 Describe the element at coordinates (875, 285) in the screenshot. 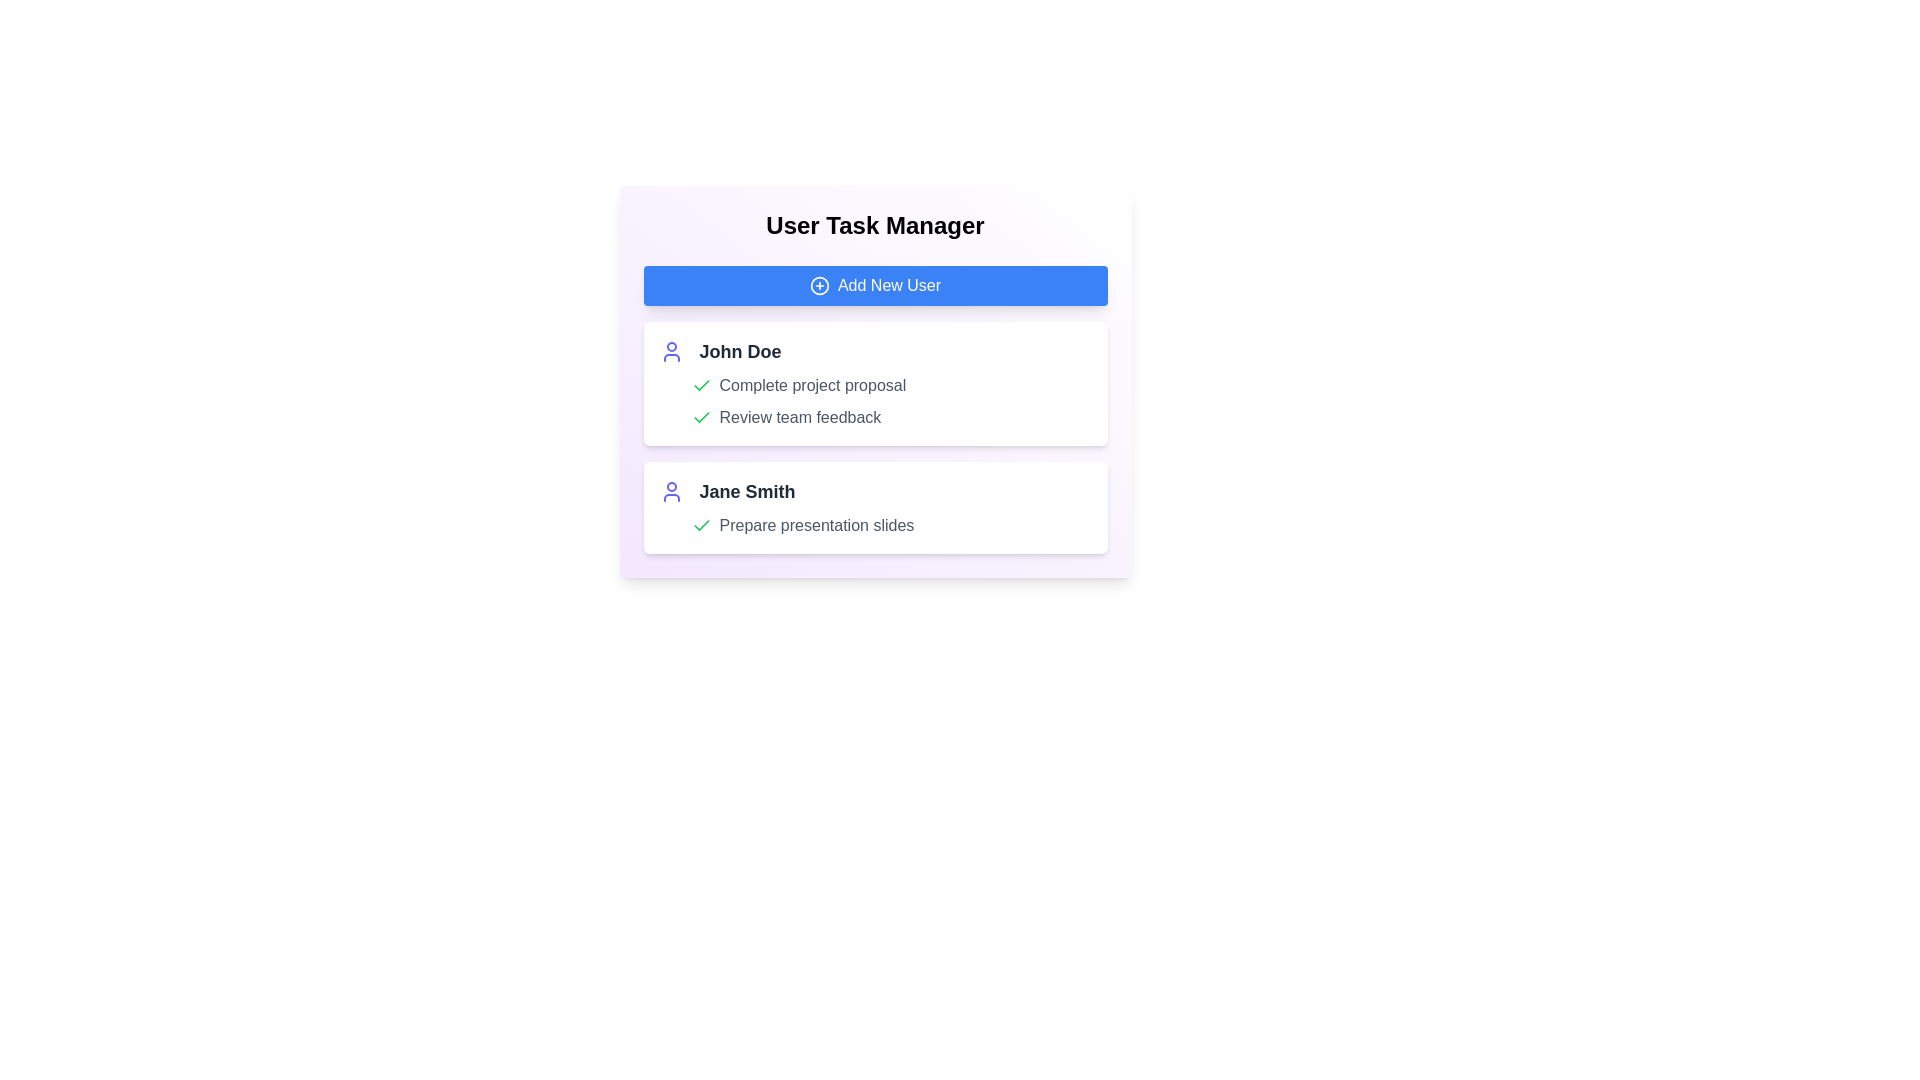

I see `'Add New User' button to add a new user to the list` at that location.